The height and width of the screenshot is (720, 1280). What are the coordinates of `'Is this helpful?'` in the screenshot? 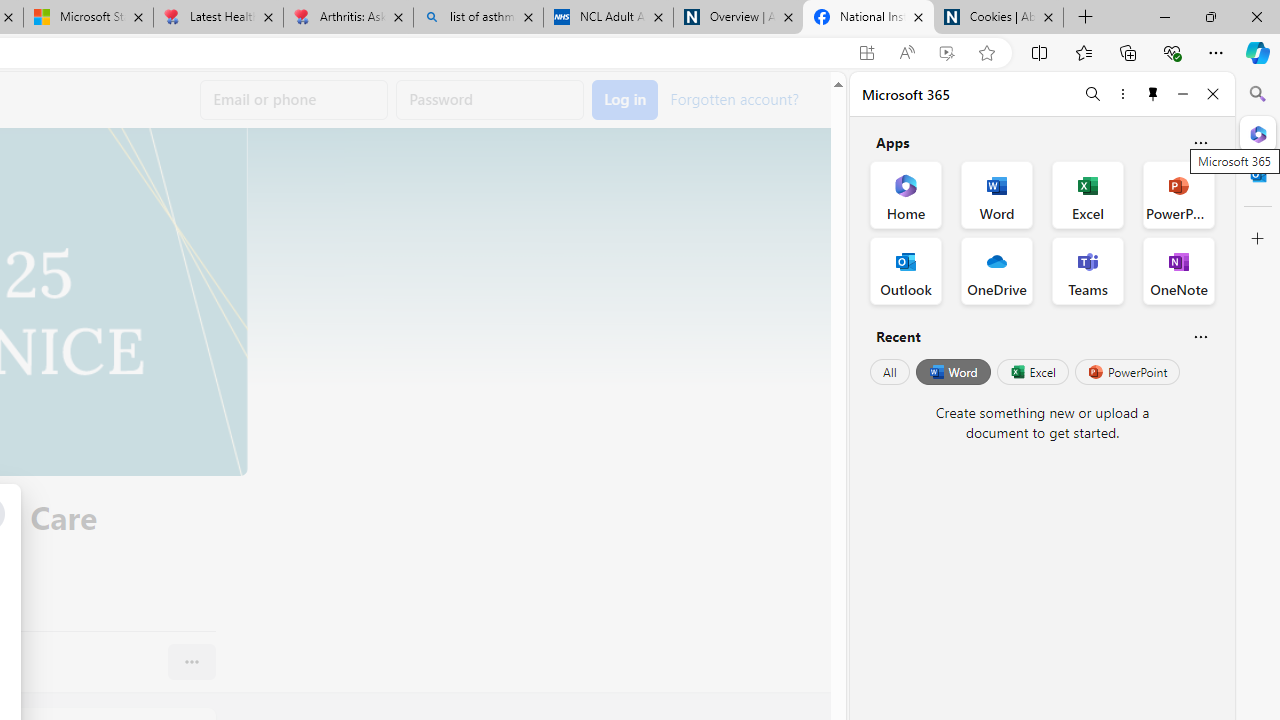 It's located at (1200, 335).